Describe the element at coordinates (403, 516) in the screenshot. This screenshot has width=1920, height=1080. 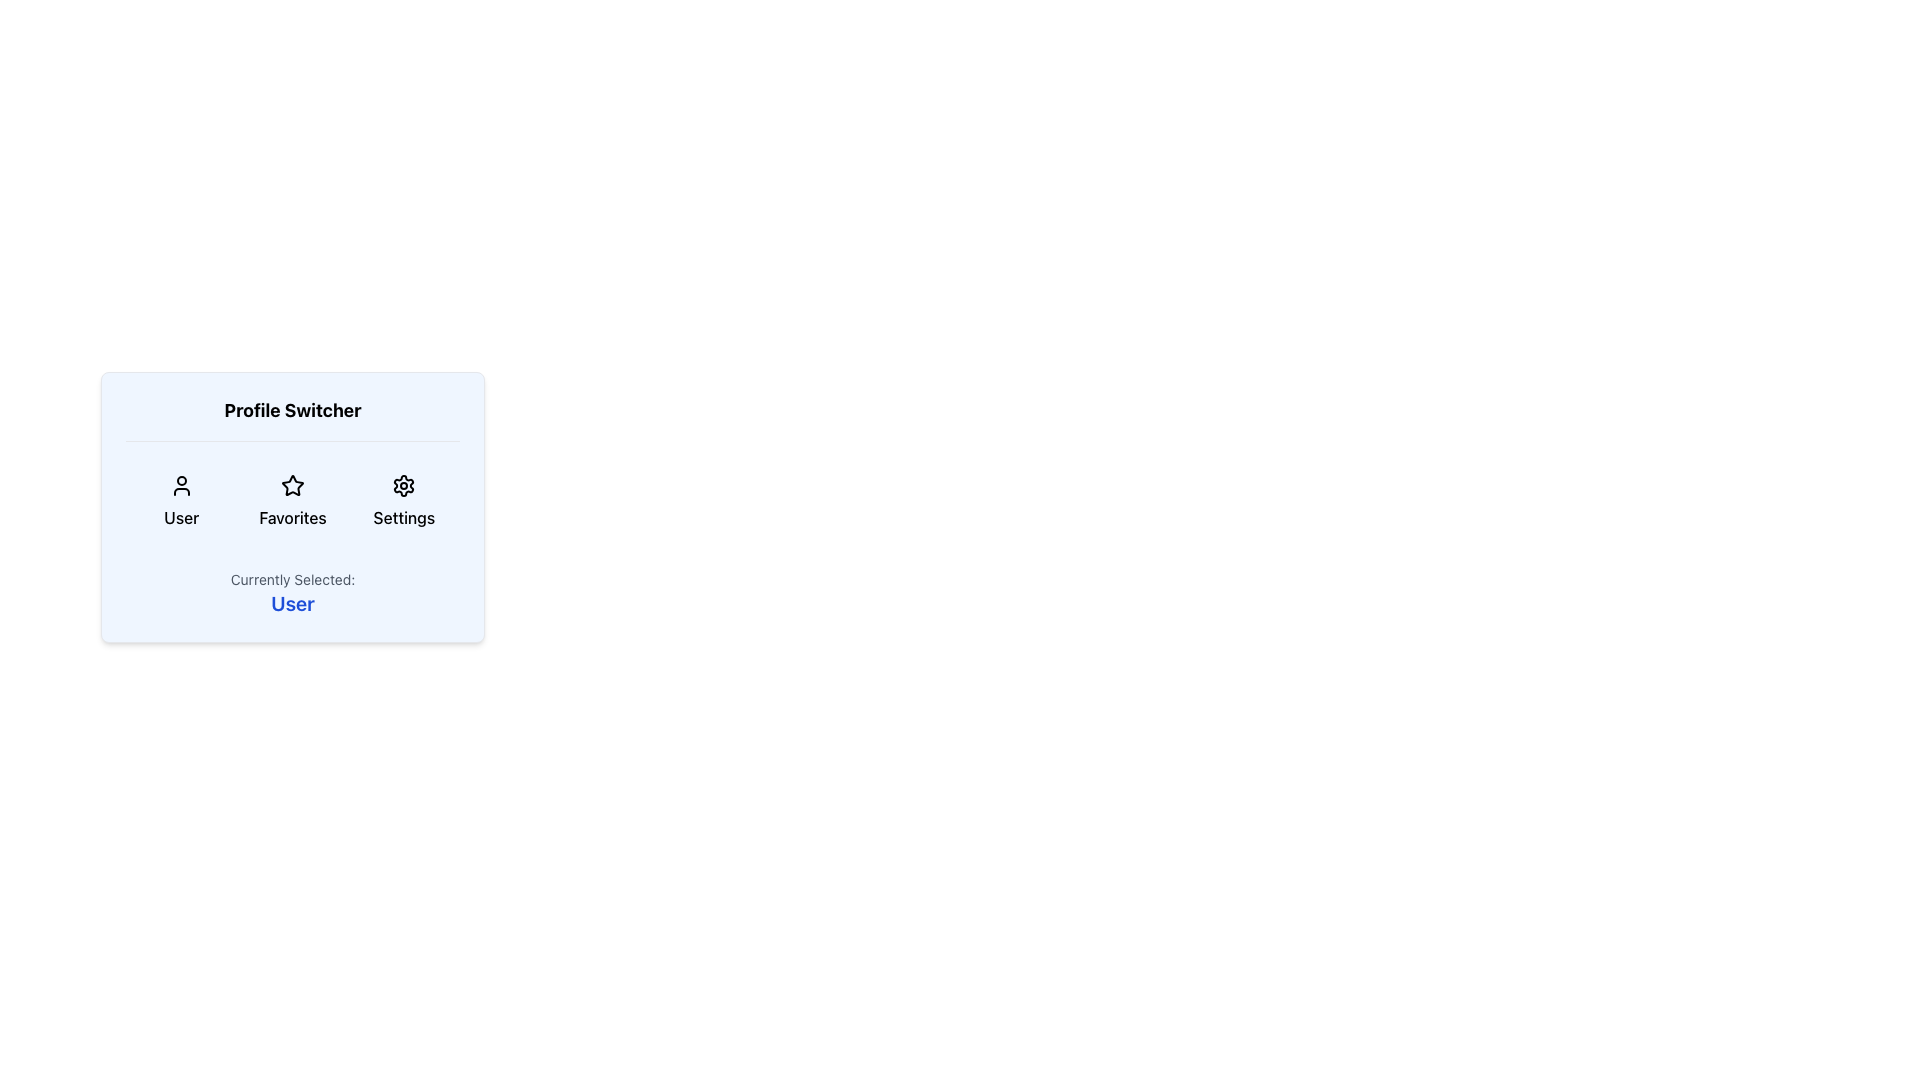
I see `the text label displaying 'Settings', which is located at the bottom of the 'Settings' option in the menu, below a gear icon` at that location.